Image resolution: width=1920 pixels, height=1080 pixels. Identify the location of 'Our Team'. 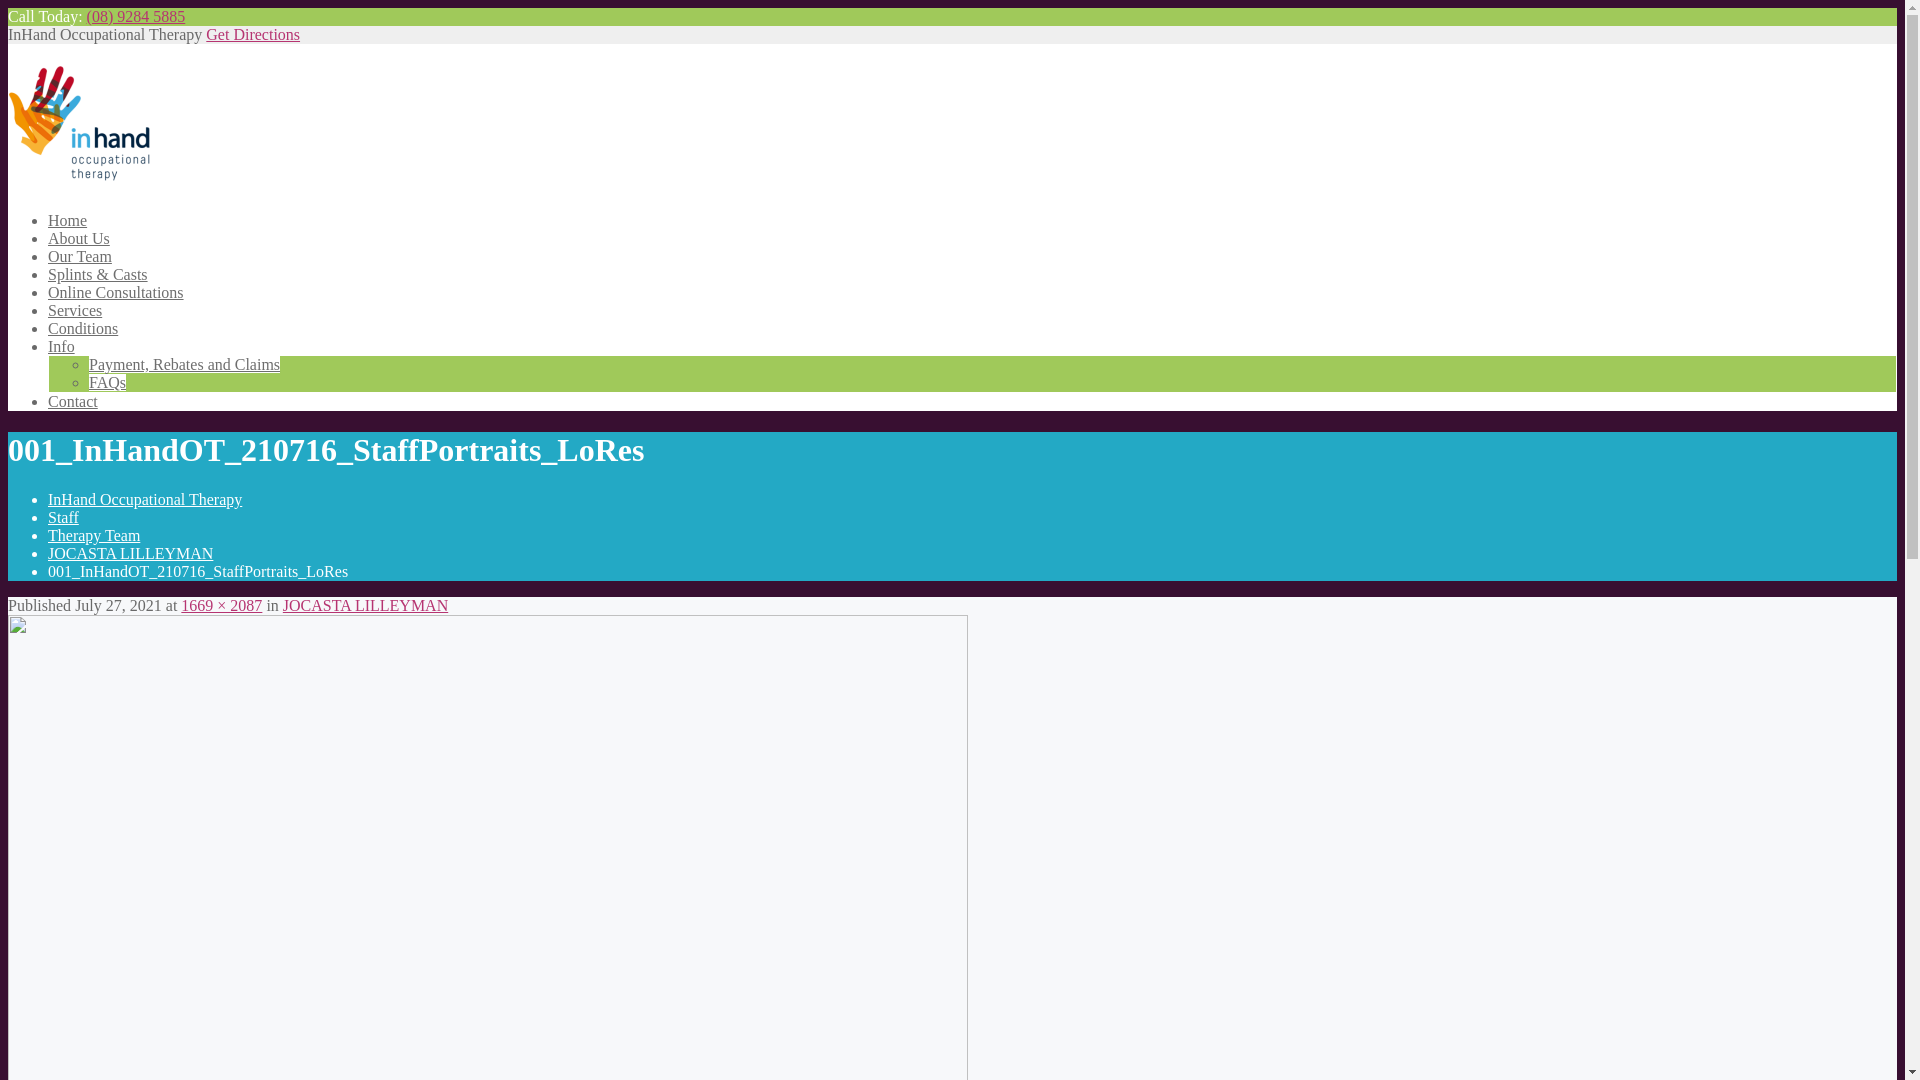
(80, 255).